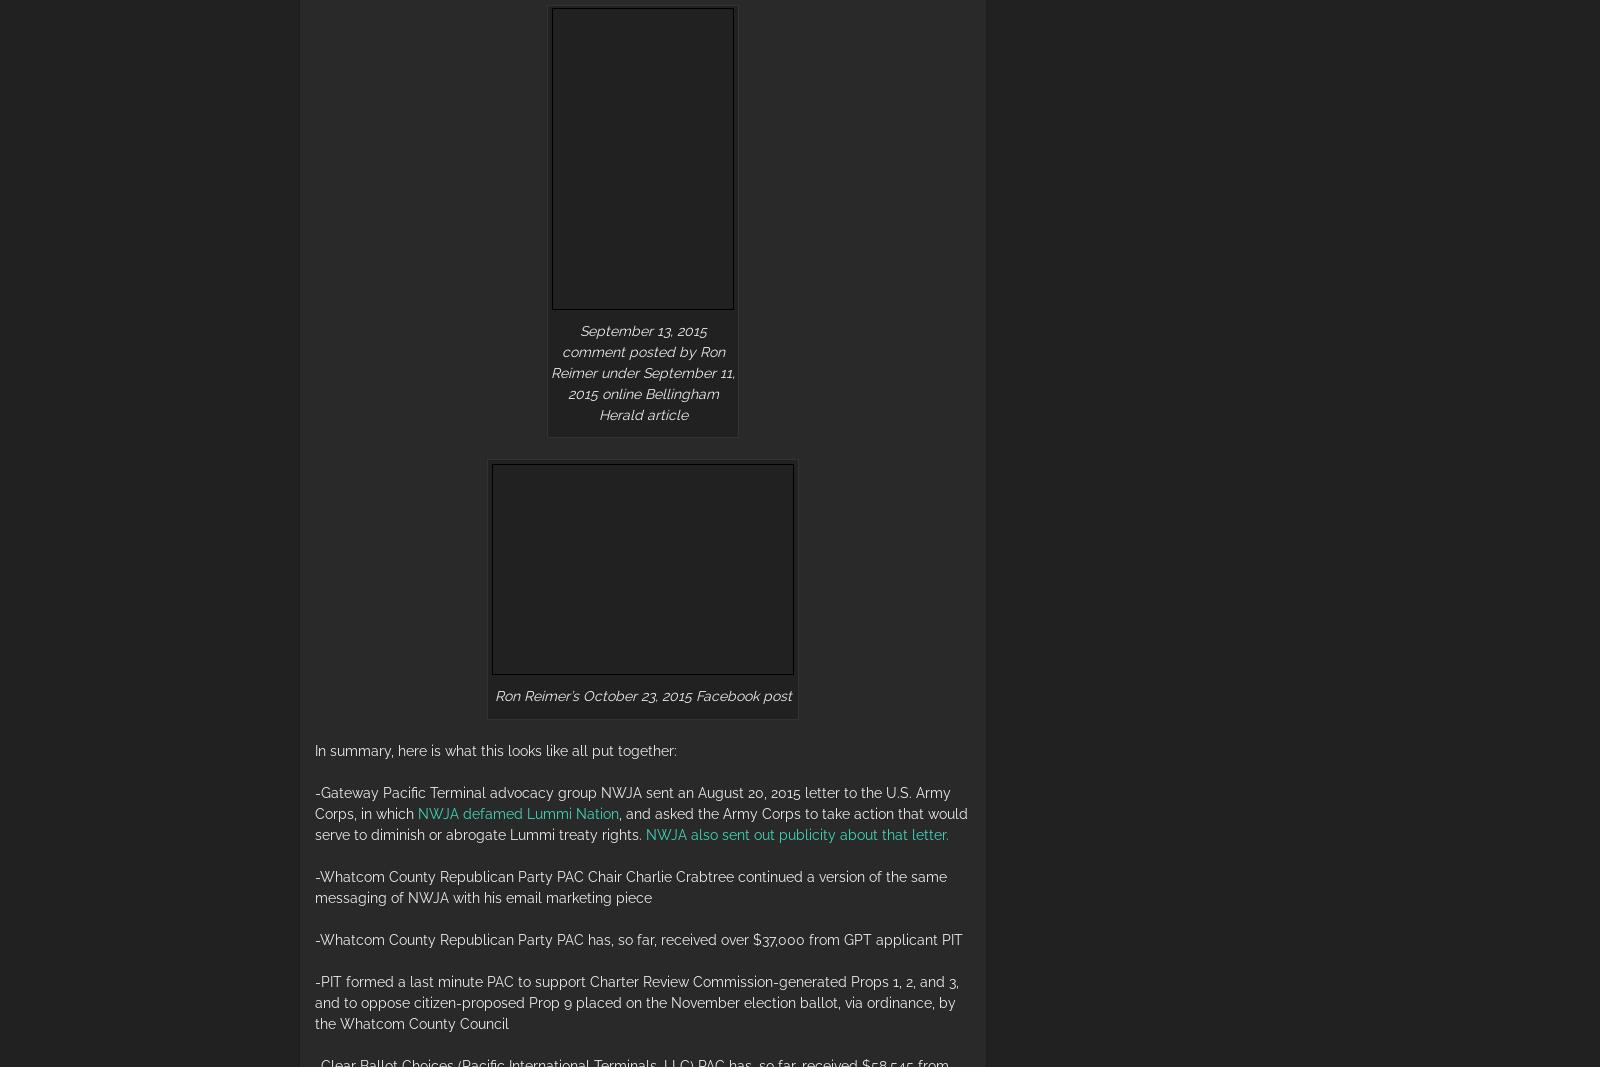 This screenshot has width=1600, height=1067. What do you see at coordinates (315, 885) in the screenshot?
I see `'-Whatcom County Republican Party PAC Chair Charlie Crabtree continued a version of the same messaging of NWJA with his email marketing piece'` at bounding box center [315, 885].